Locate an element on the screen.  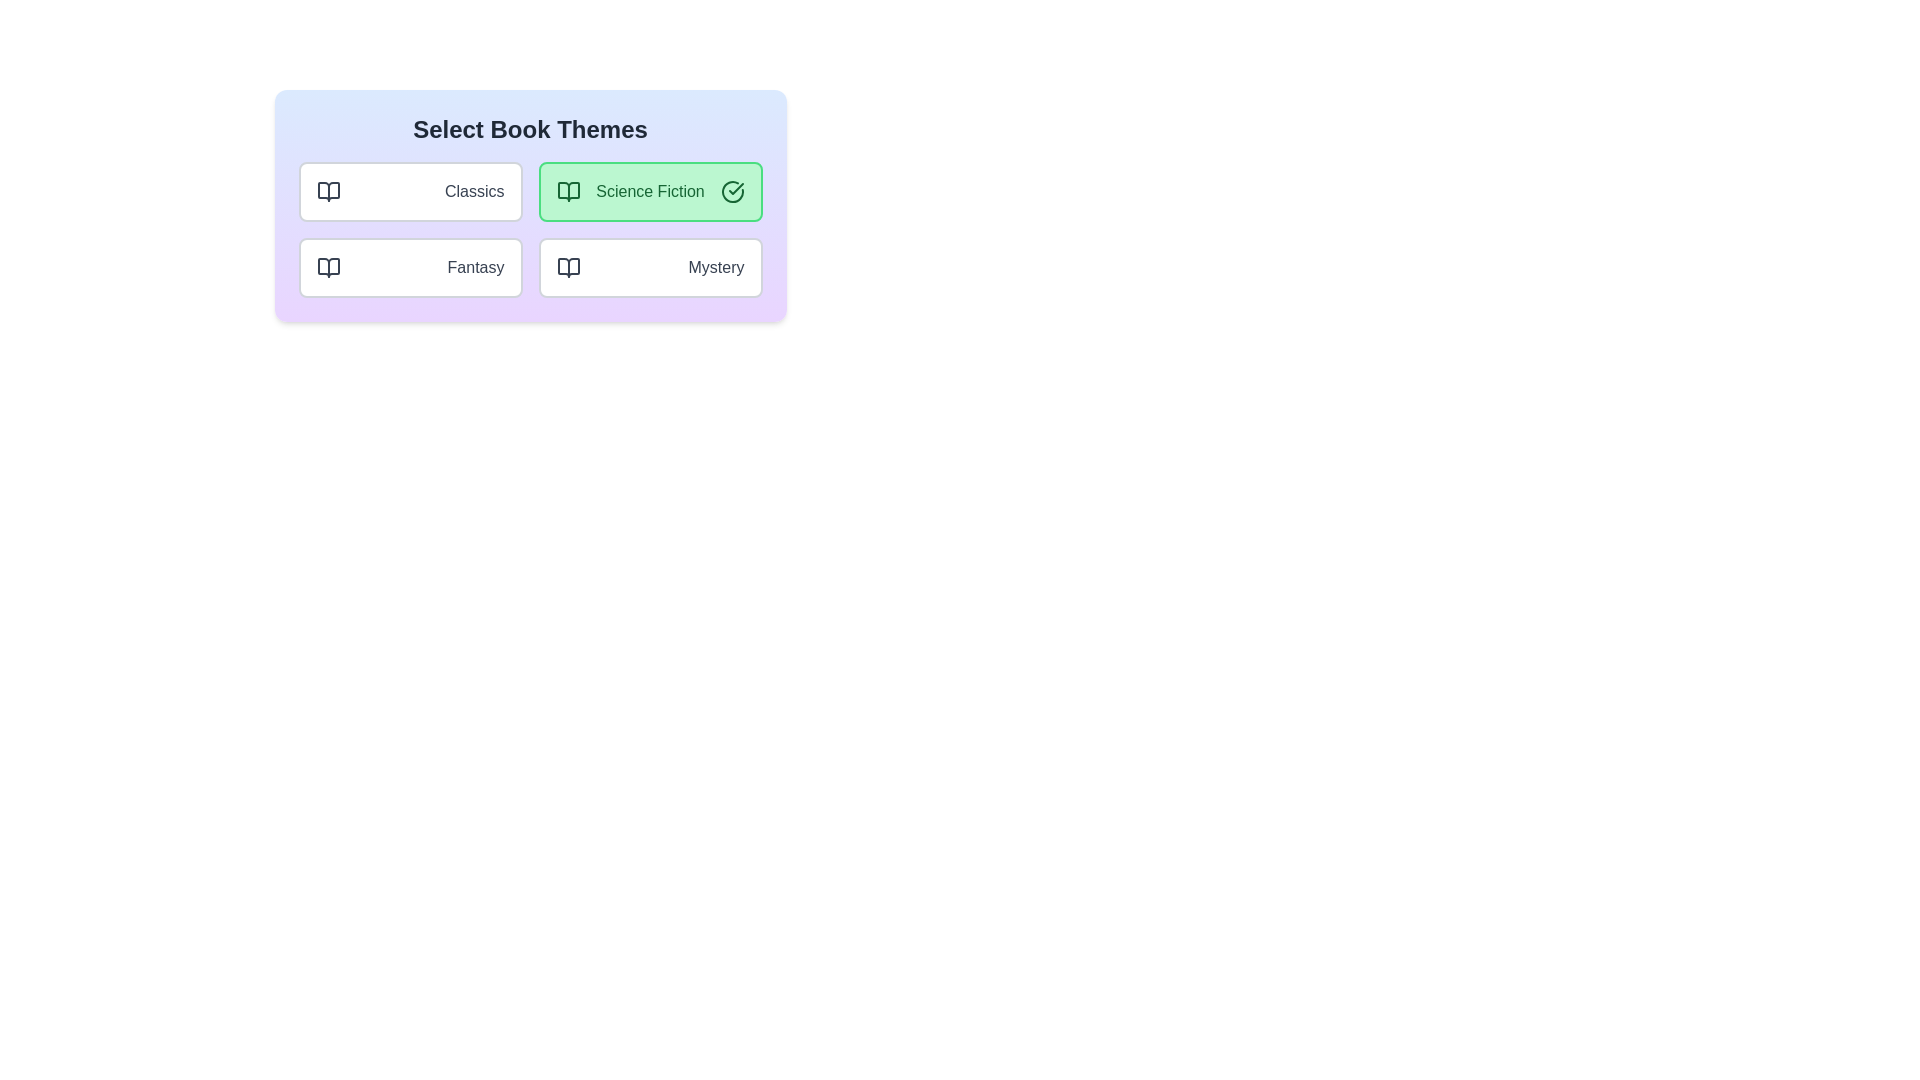
the button labeled 'Classics' to observe the hover effect is located at coordinates (409, 192).